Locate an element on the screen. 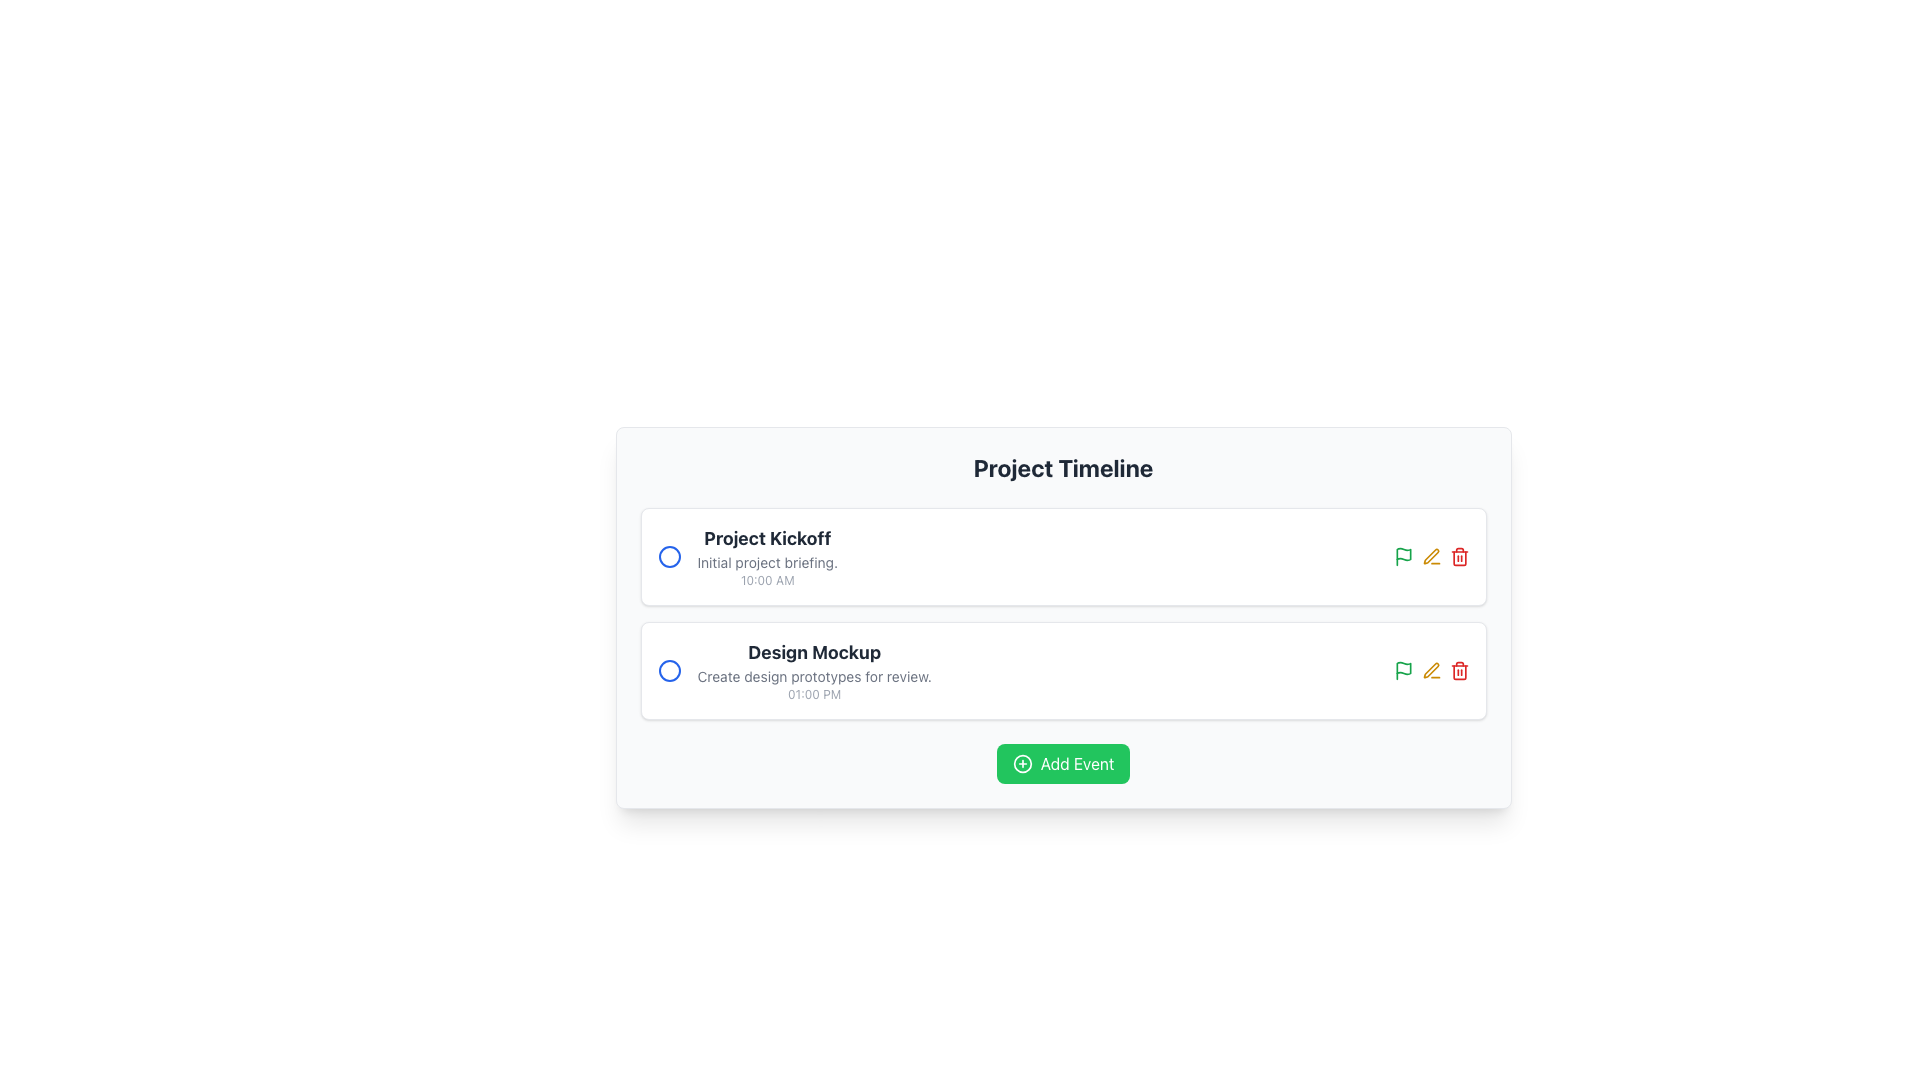 The width and height of the screenshot is (1920, 1080). the text-based informational component displaying 'Project Kickoff' in bold, located at the top section of the timeline interface, immediately following a blue circular icon is located at coordinates (766, 556).